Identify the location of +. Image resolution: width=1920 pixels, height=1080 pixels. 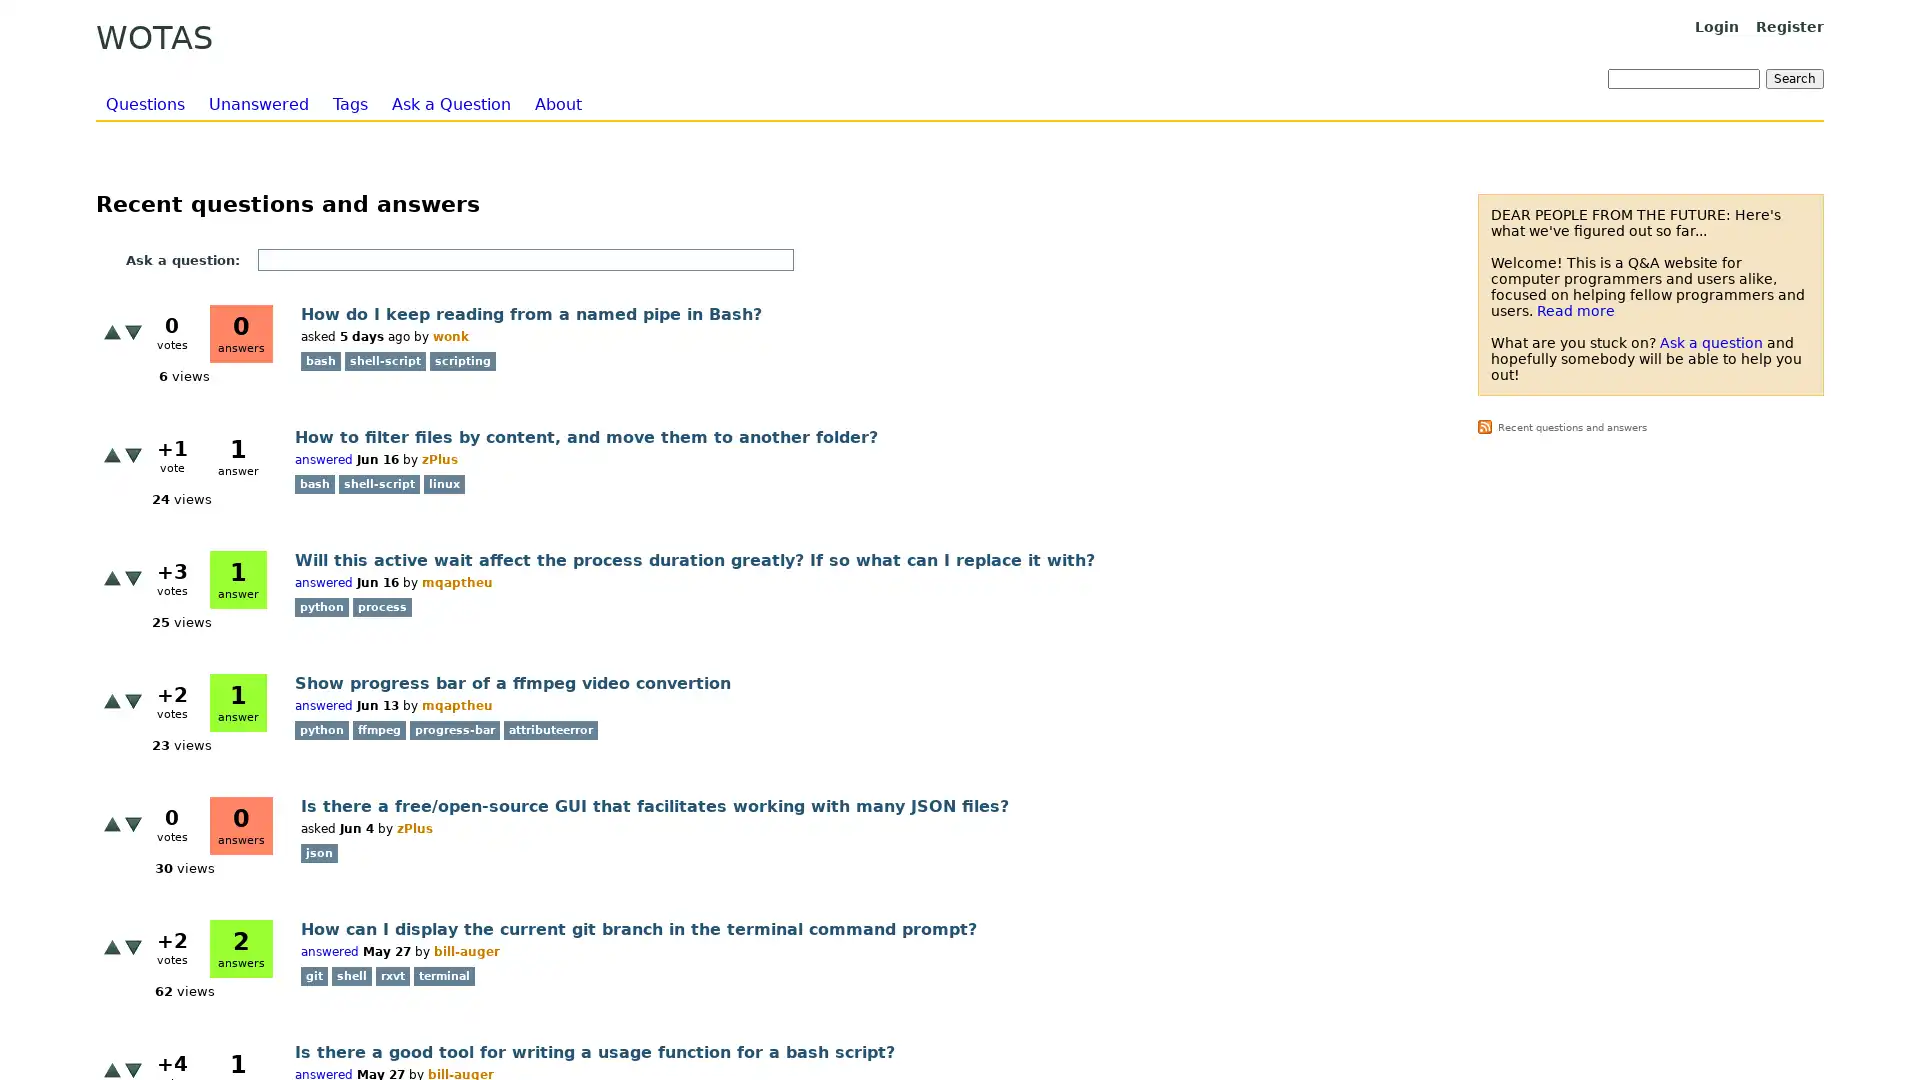
(111, 455).